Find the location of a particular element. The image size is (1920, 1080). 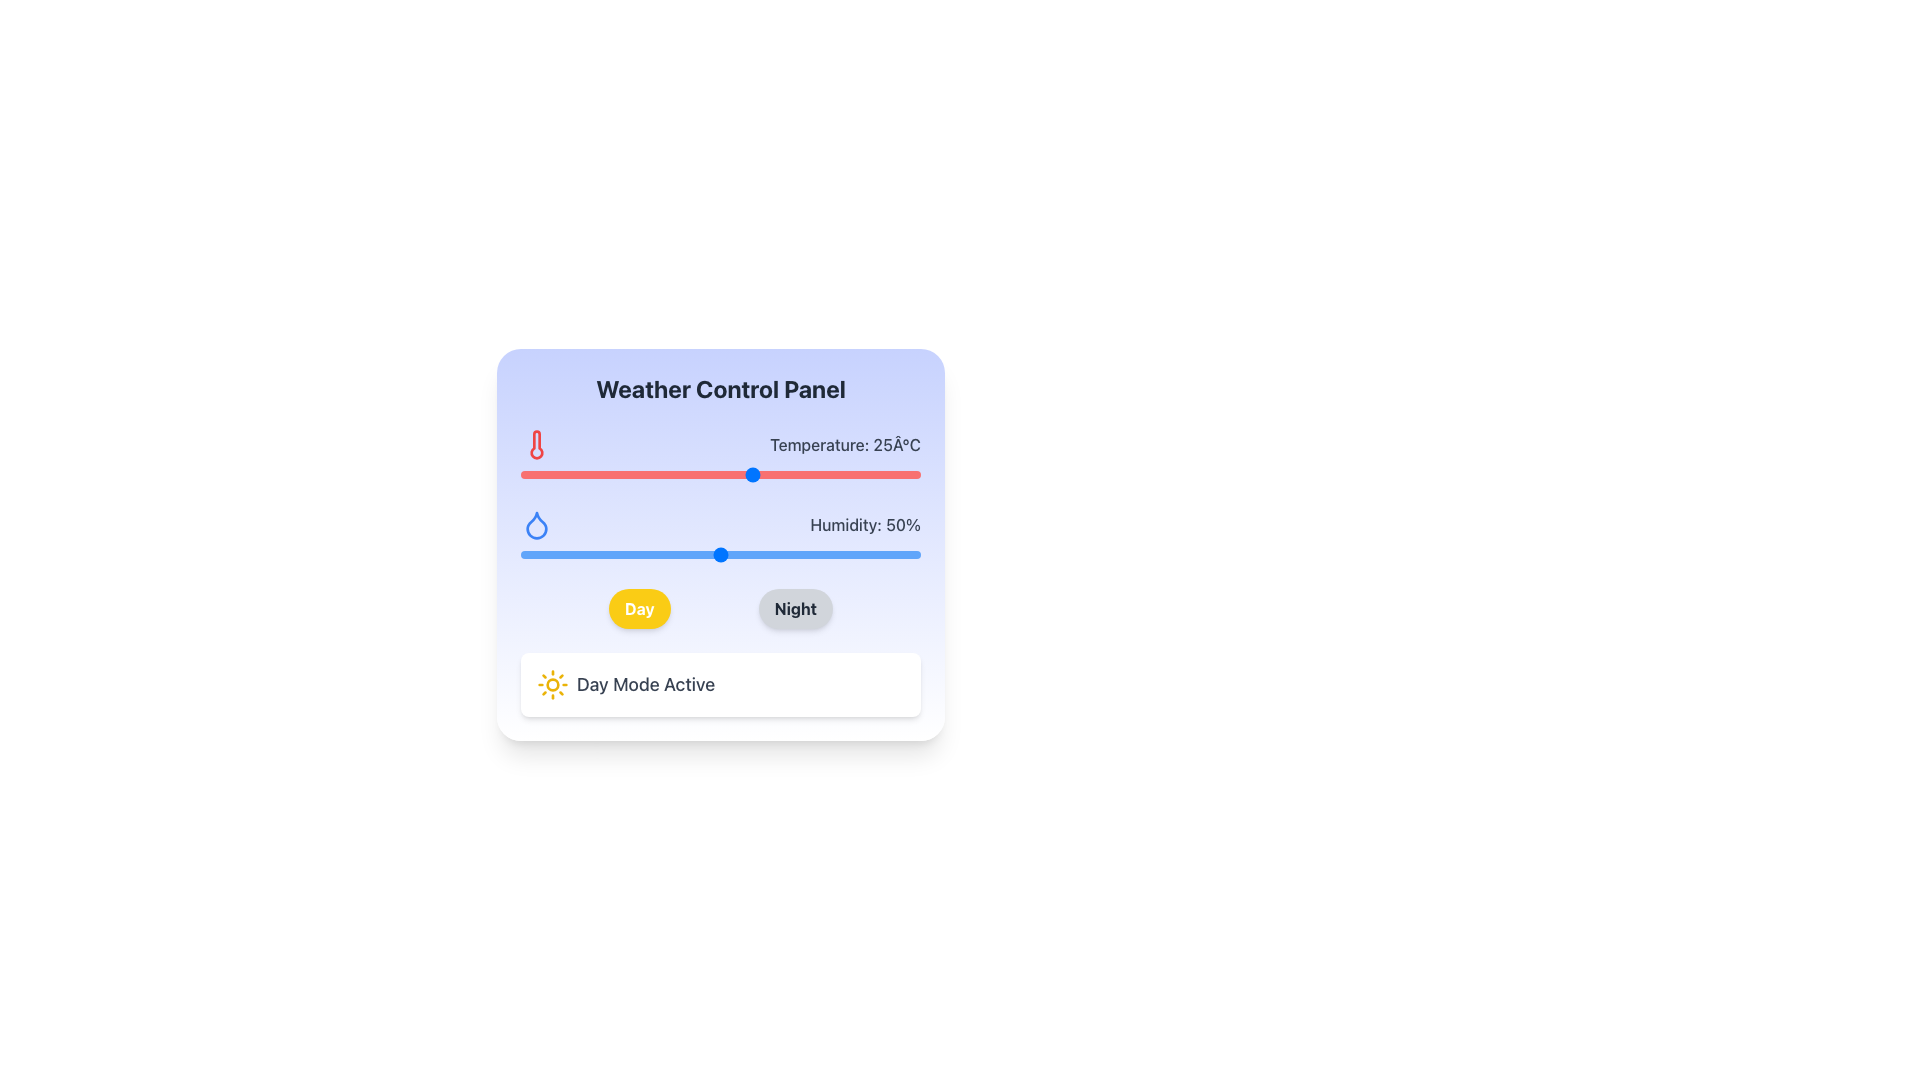

the humidity icon located in the weather control panel, situated below the 'Temperature: 25°C' segment and above the 'Day' and 'Night' buttons is located at coordinates (537, 523).